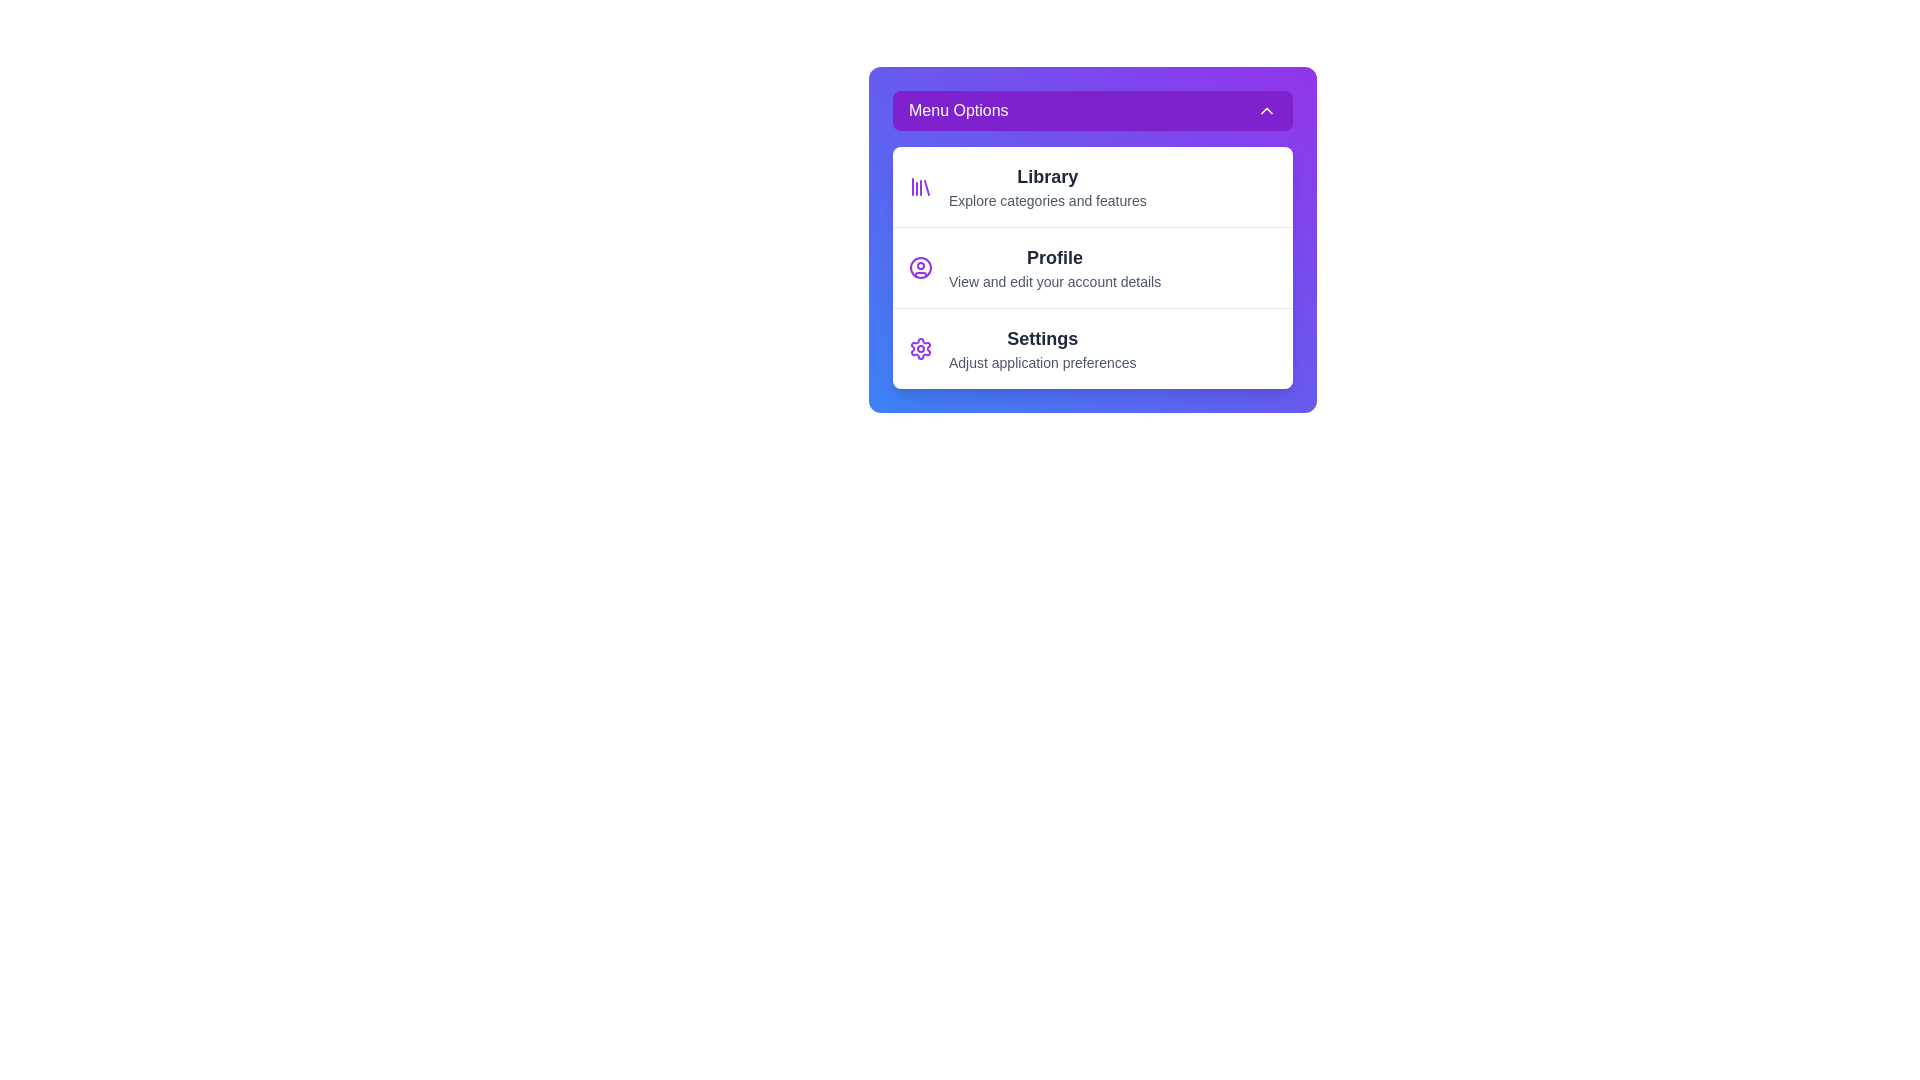 The width and height of the screenshot is (1920, 1080). Describe the element at coordinates (920, 347) in the screenshot. I see `the 'Settings' icon located to the left of the text 'Settings Adjust application preferences' in the menu panel` at that location.